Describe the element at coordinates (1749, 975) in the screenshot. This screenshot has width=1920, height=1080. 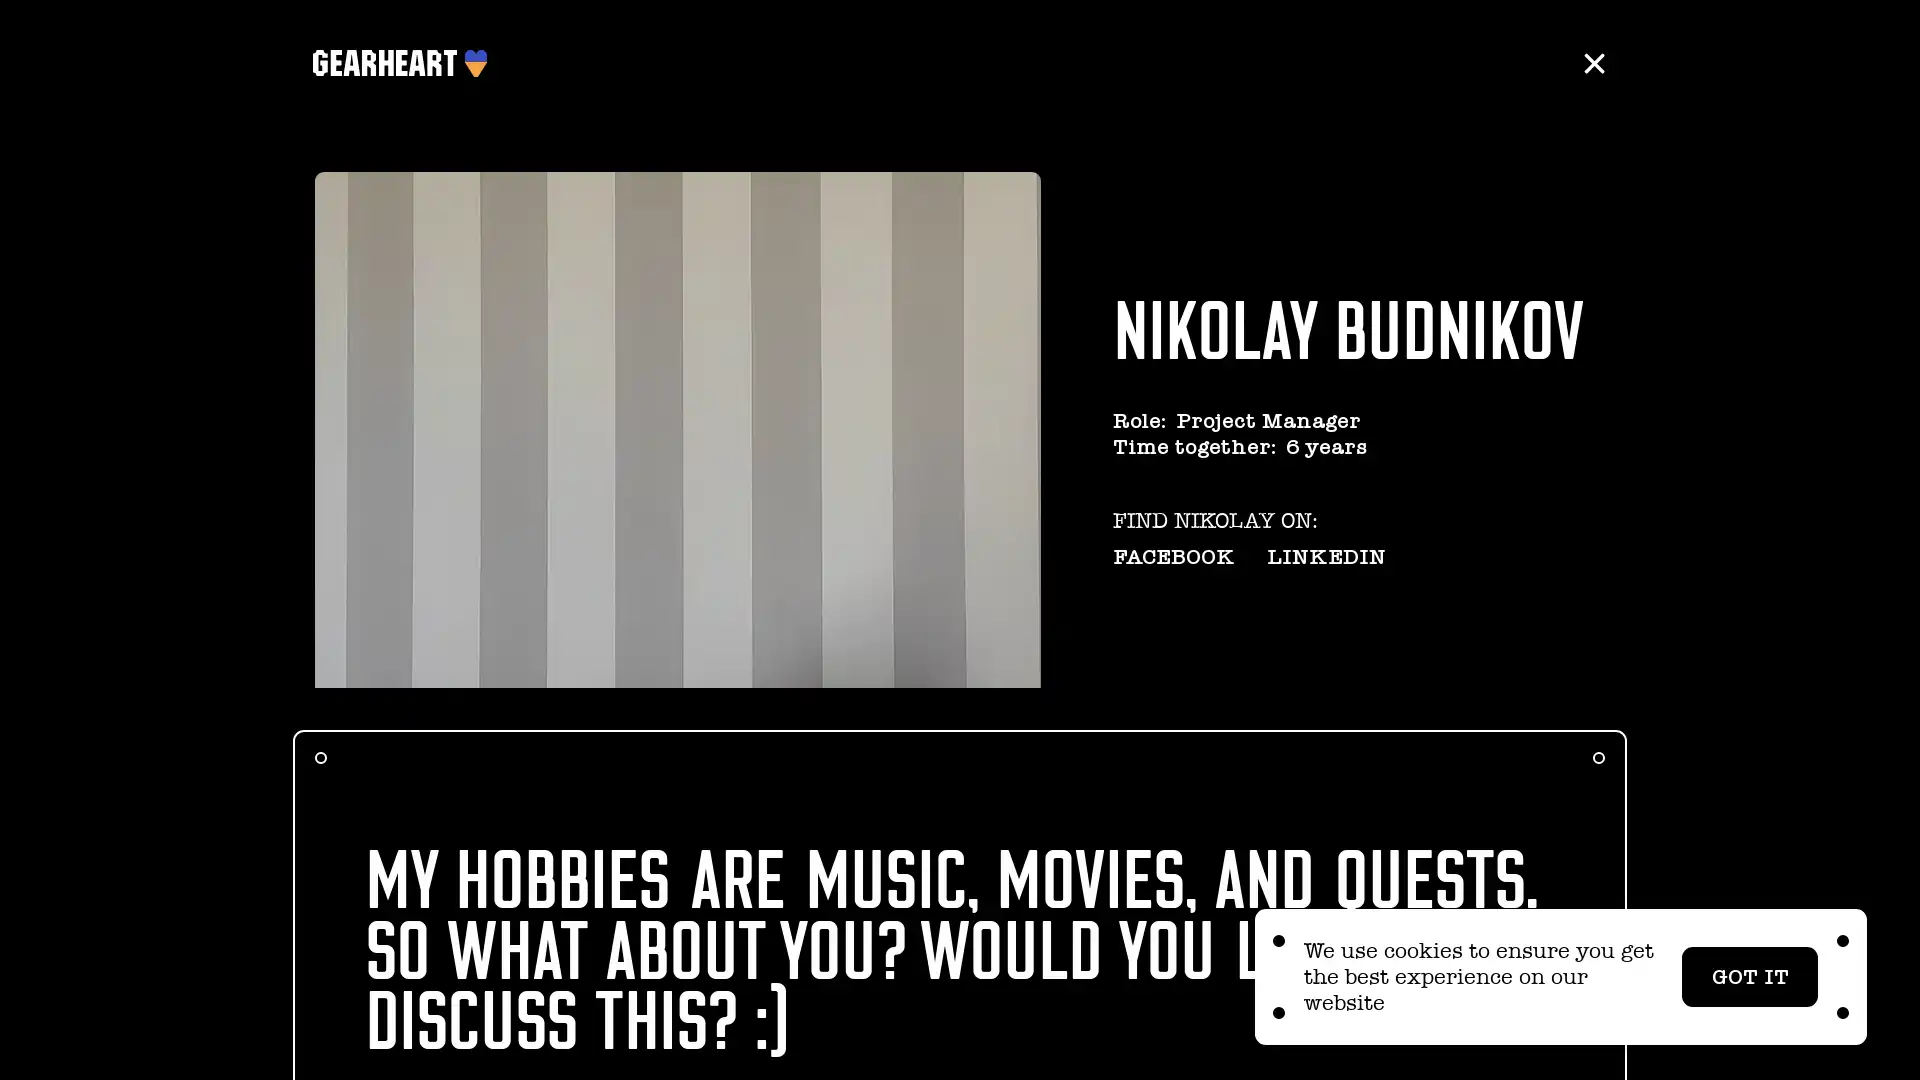
I see `GOT IT` at that location.